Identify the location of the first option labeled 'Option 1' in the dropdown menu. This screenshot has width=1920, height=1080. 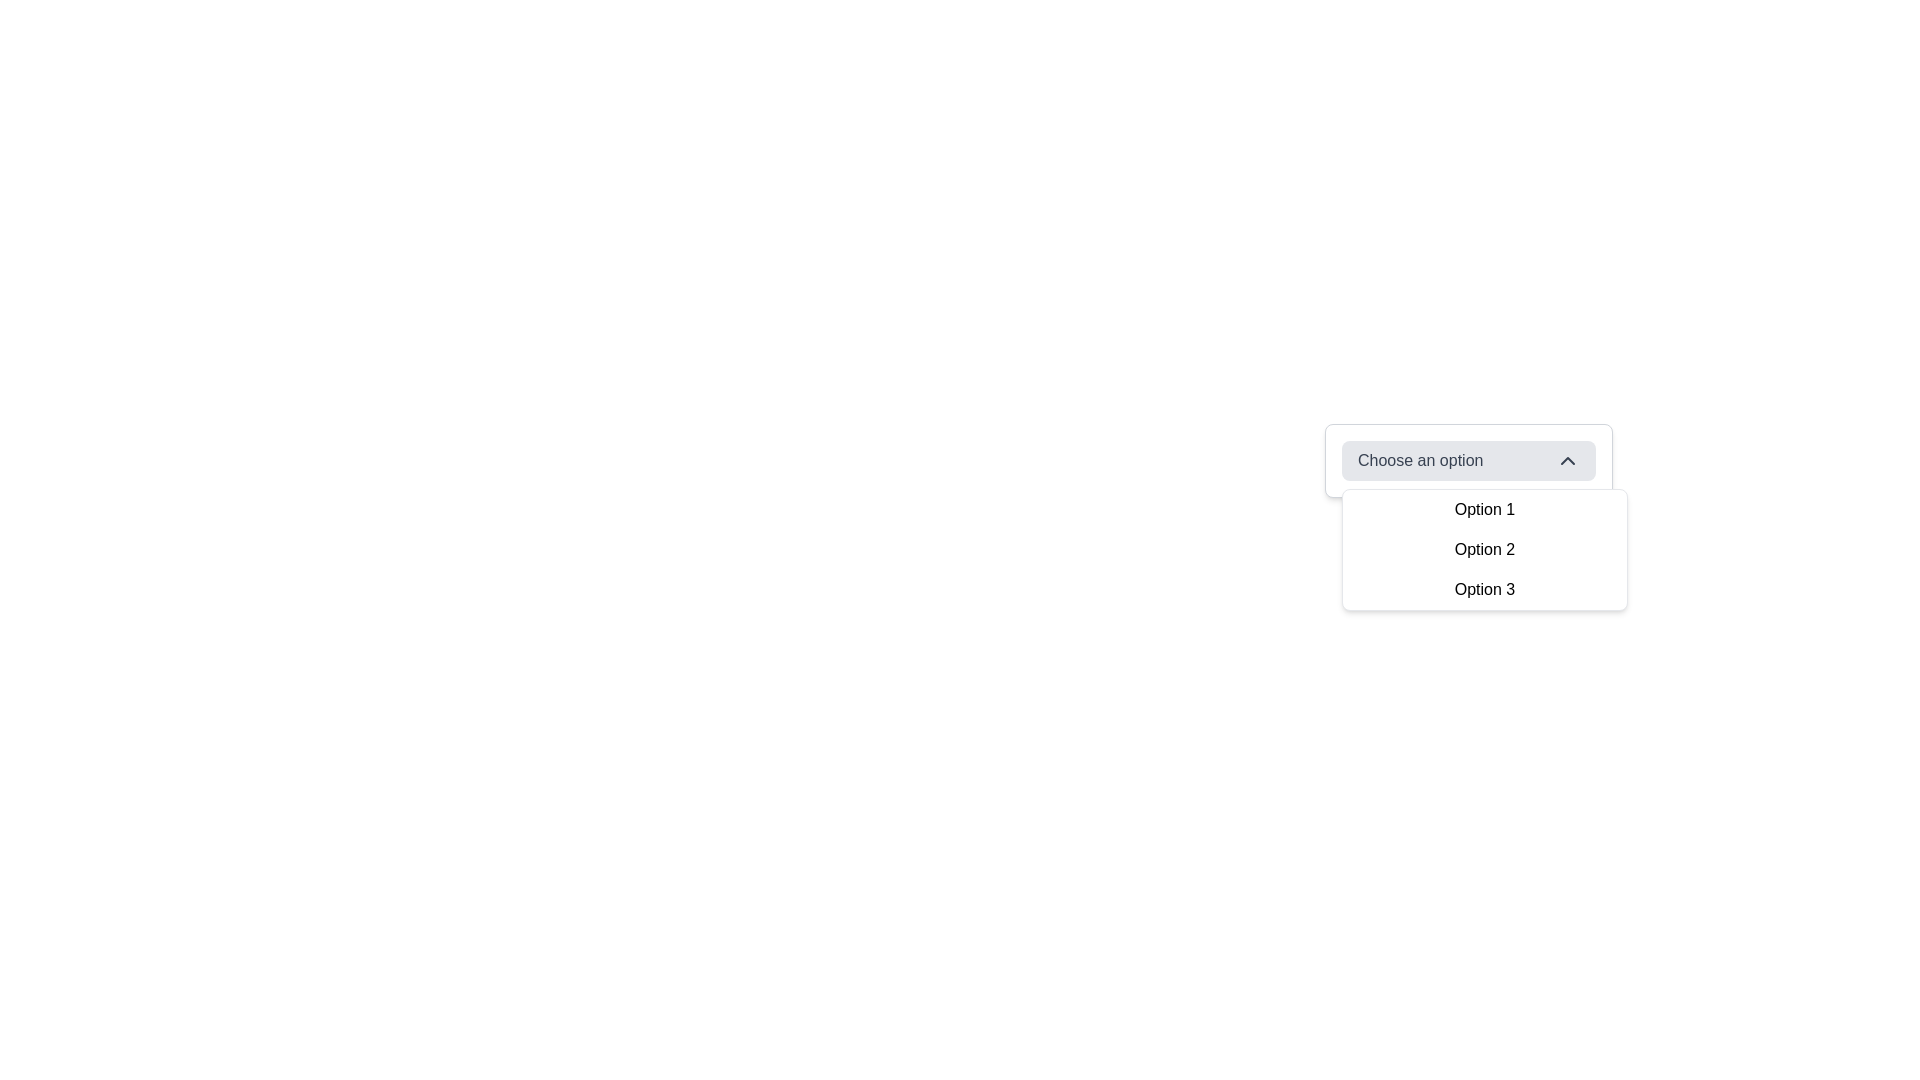
(1484, 508).